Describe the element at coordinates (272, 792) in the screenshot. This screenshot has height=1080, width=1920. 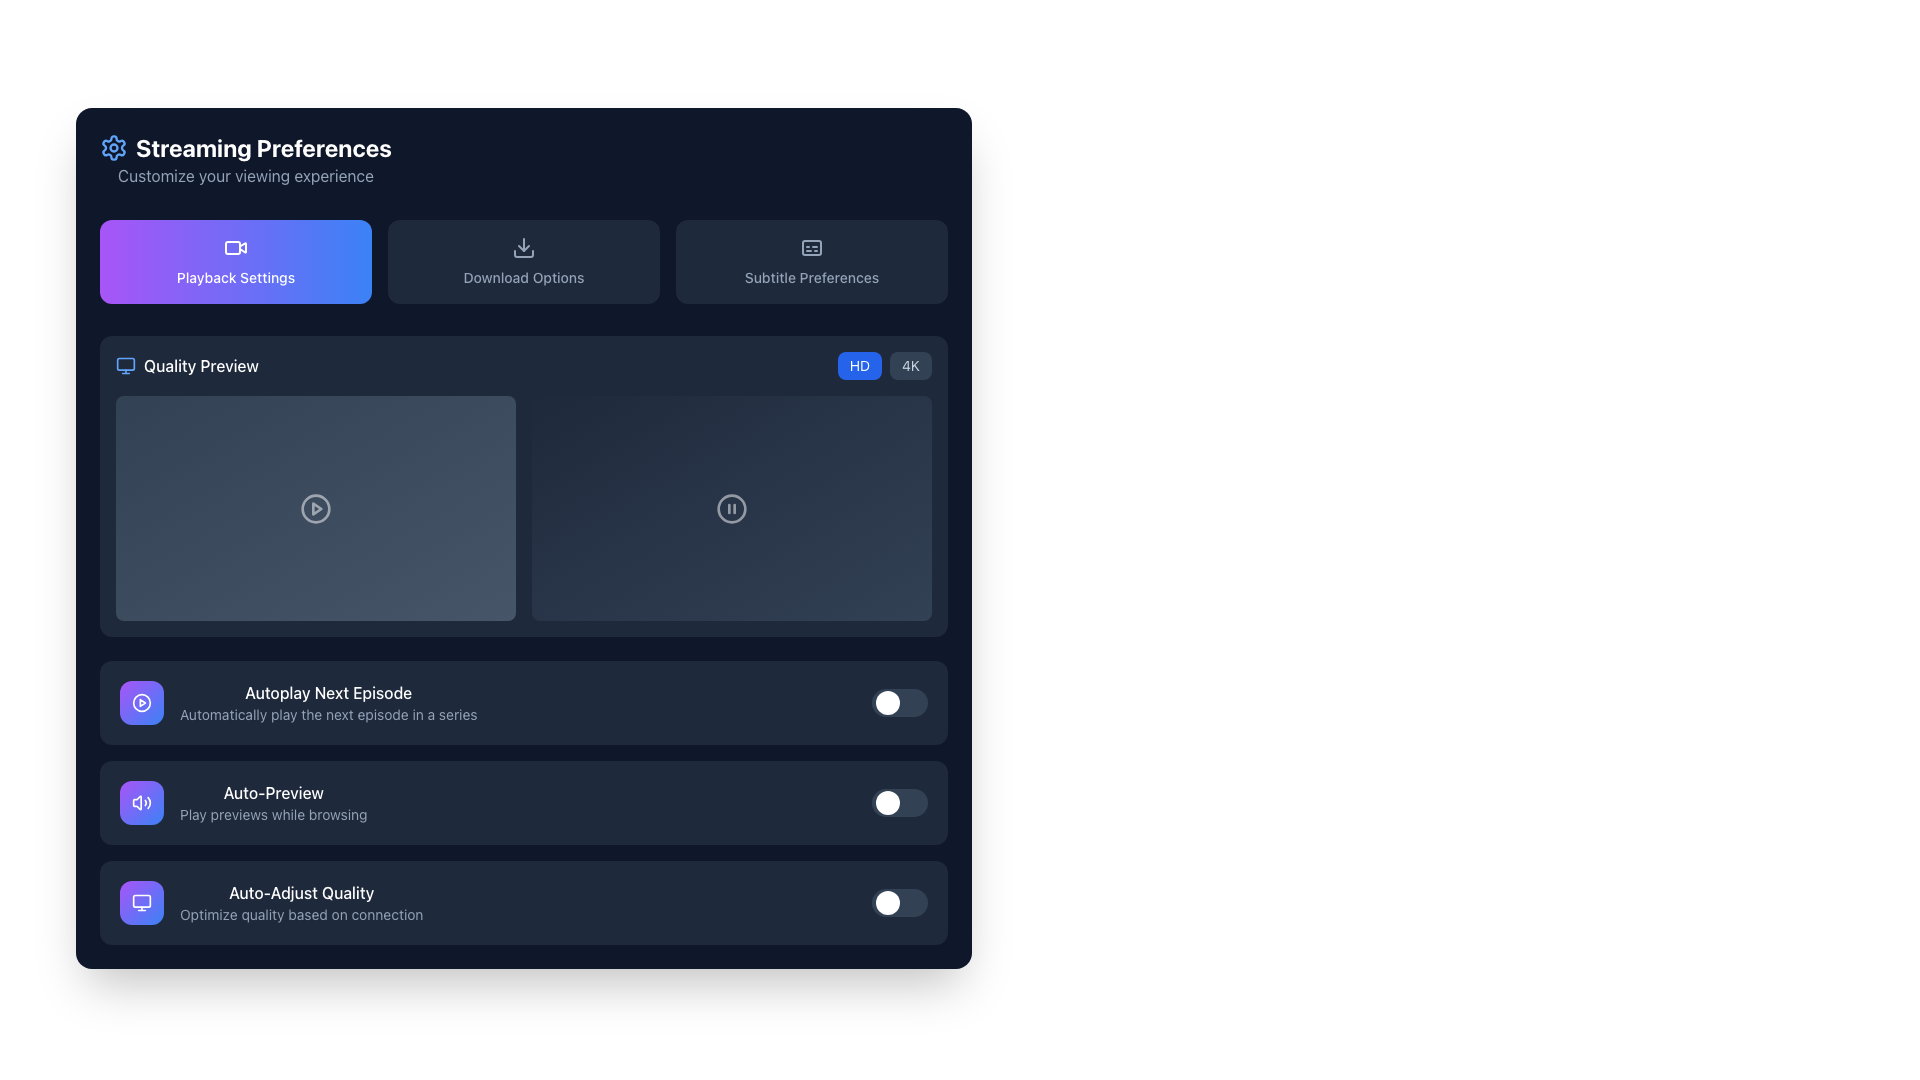
I see `the Text Label that serves as a title for the 'Auto-Preview' feature, located above the descriptive text 'Play previews while browsing.'` at that location.